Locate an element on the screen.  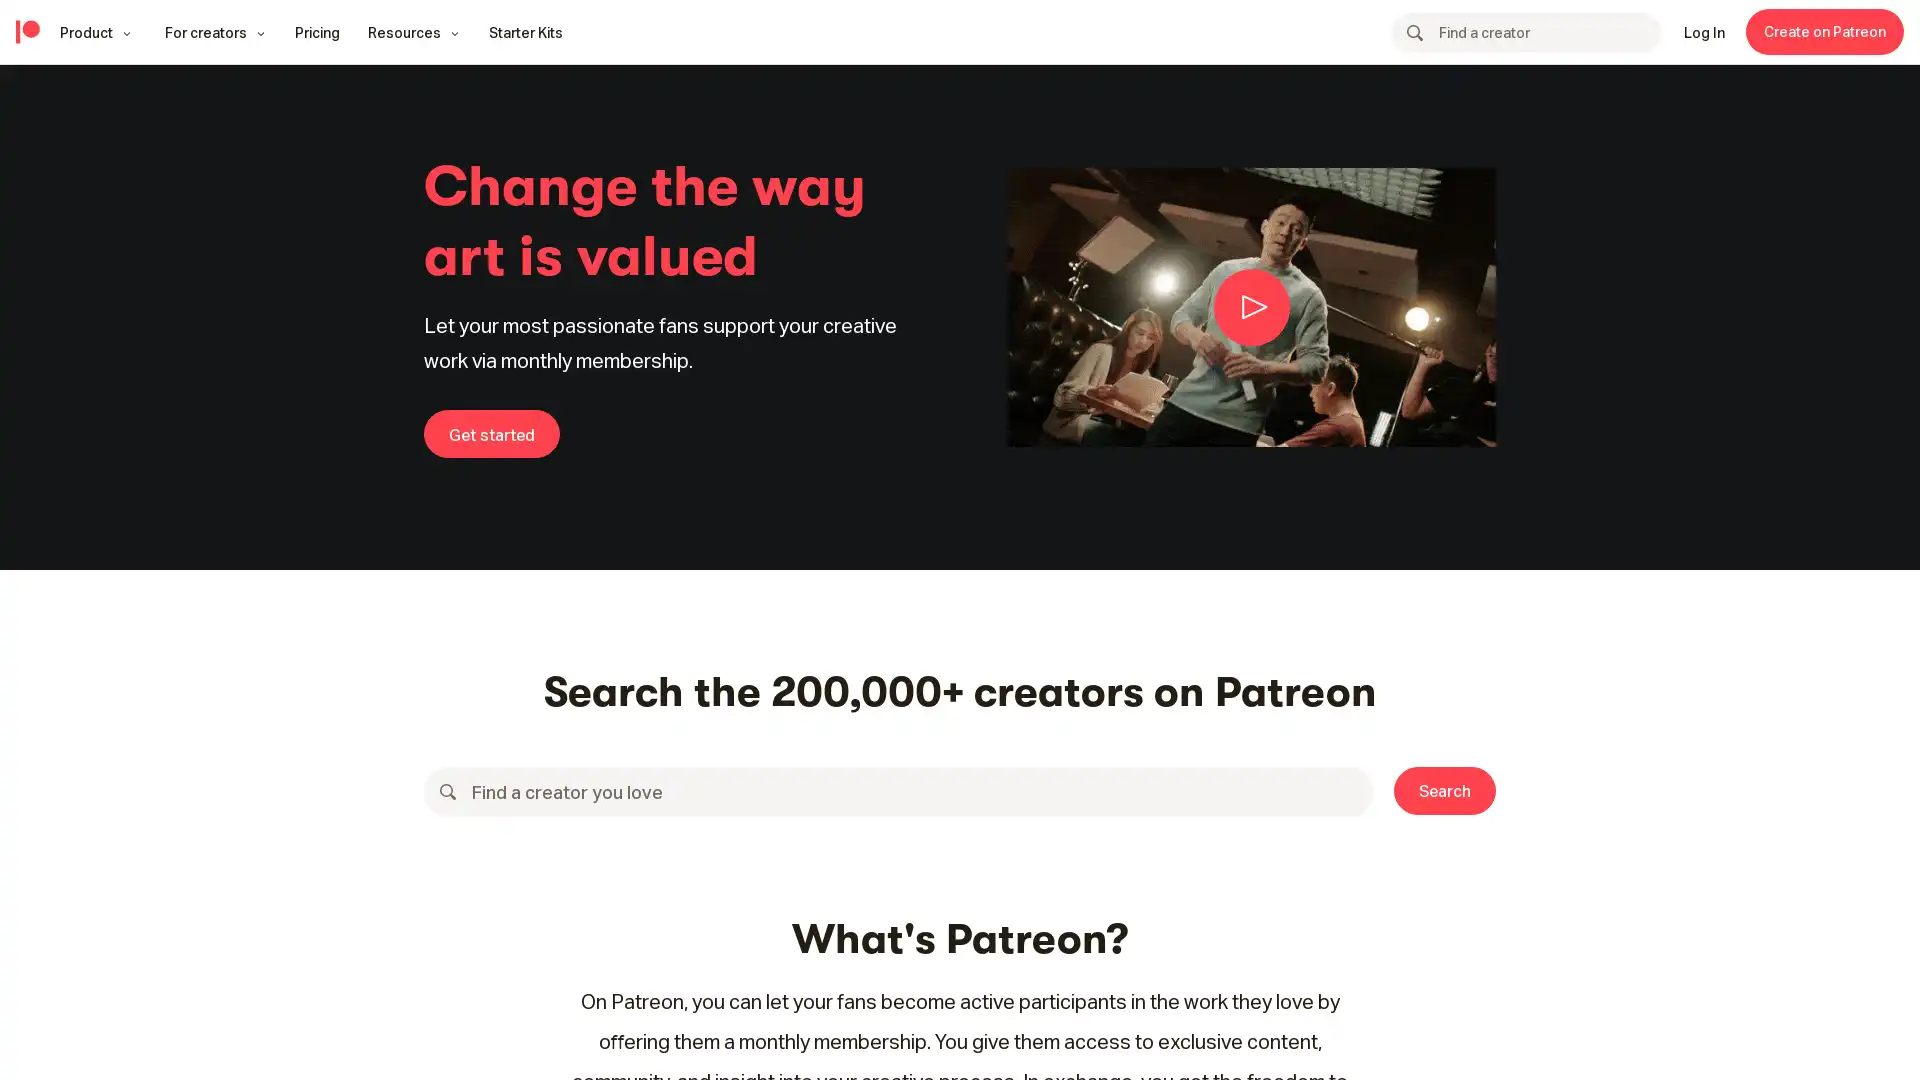
Animated preview of creativity video showing creators is located at coordinates (1251, 307).